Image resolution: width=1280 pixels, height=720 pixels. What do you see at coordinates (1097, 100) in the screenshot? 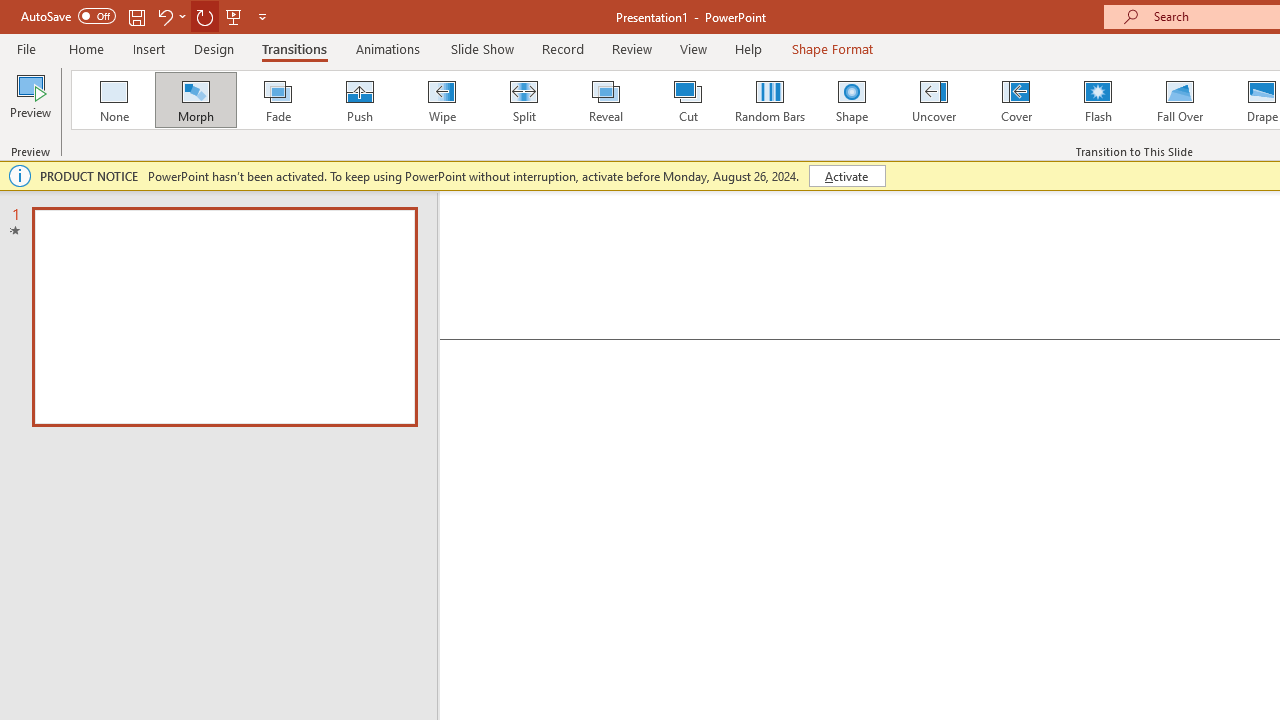
I see `'Flash'` at bounding box center [1097, 100].